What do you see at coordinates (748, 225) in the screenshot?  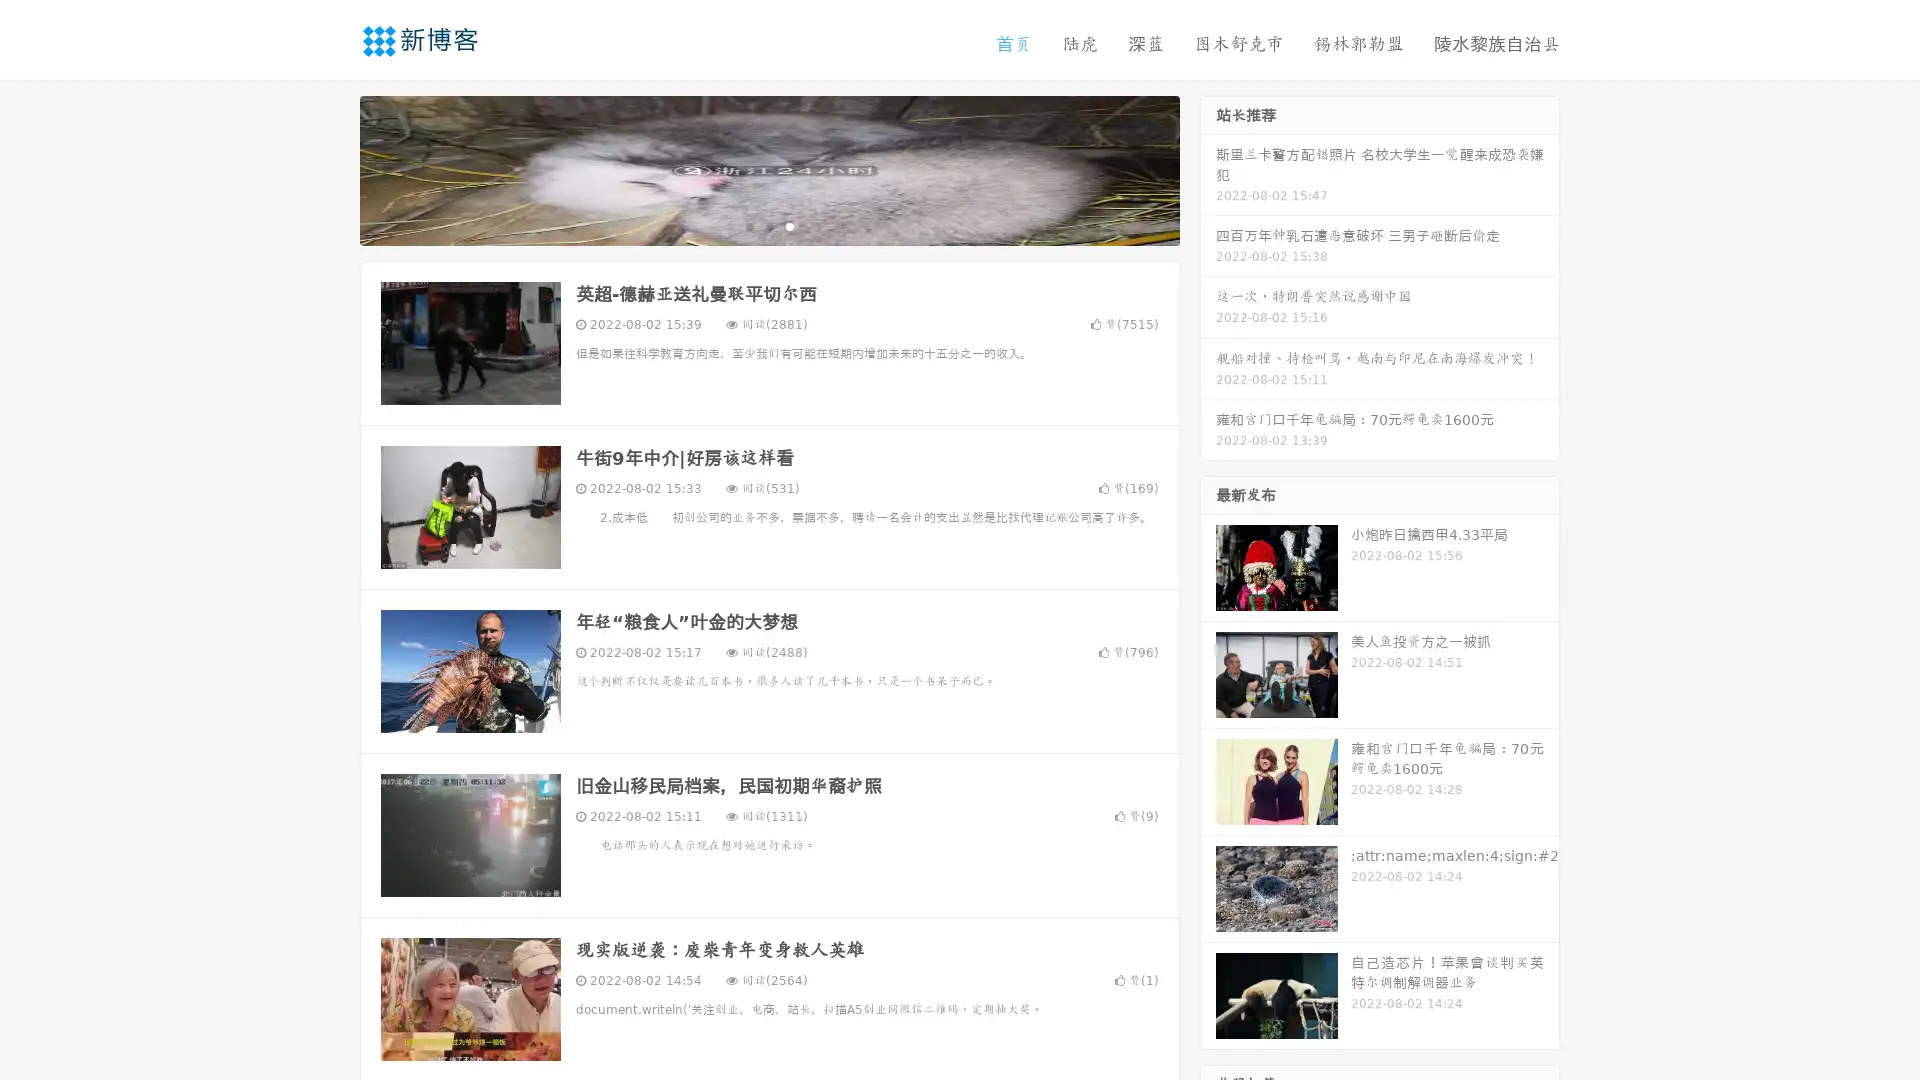 I see `Go to slide 1` at bounding box center [748, 225].